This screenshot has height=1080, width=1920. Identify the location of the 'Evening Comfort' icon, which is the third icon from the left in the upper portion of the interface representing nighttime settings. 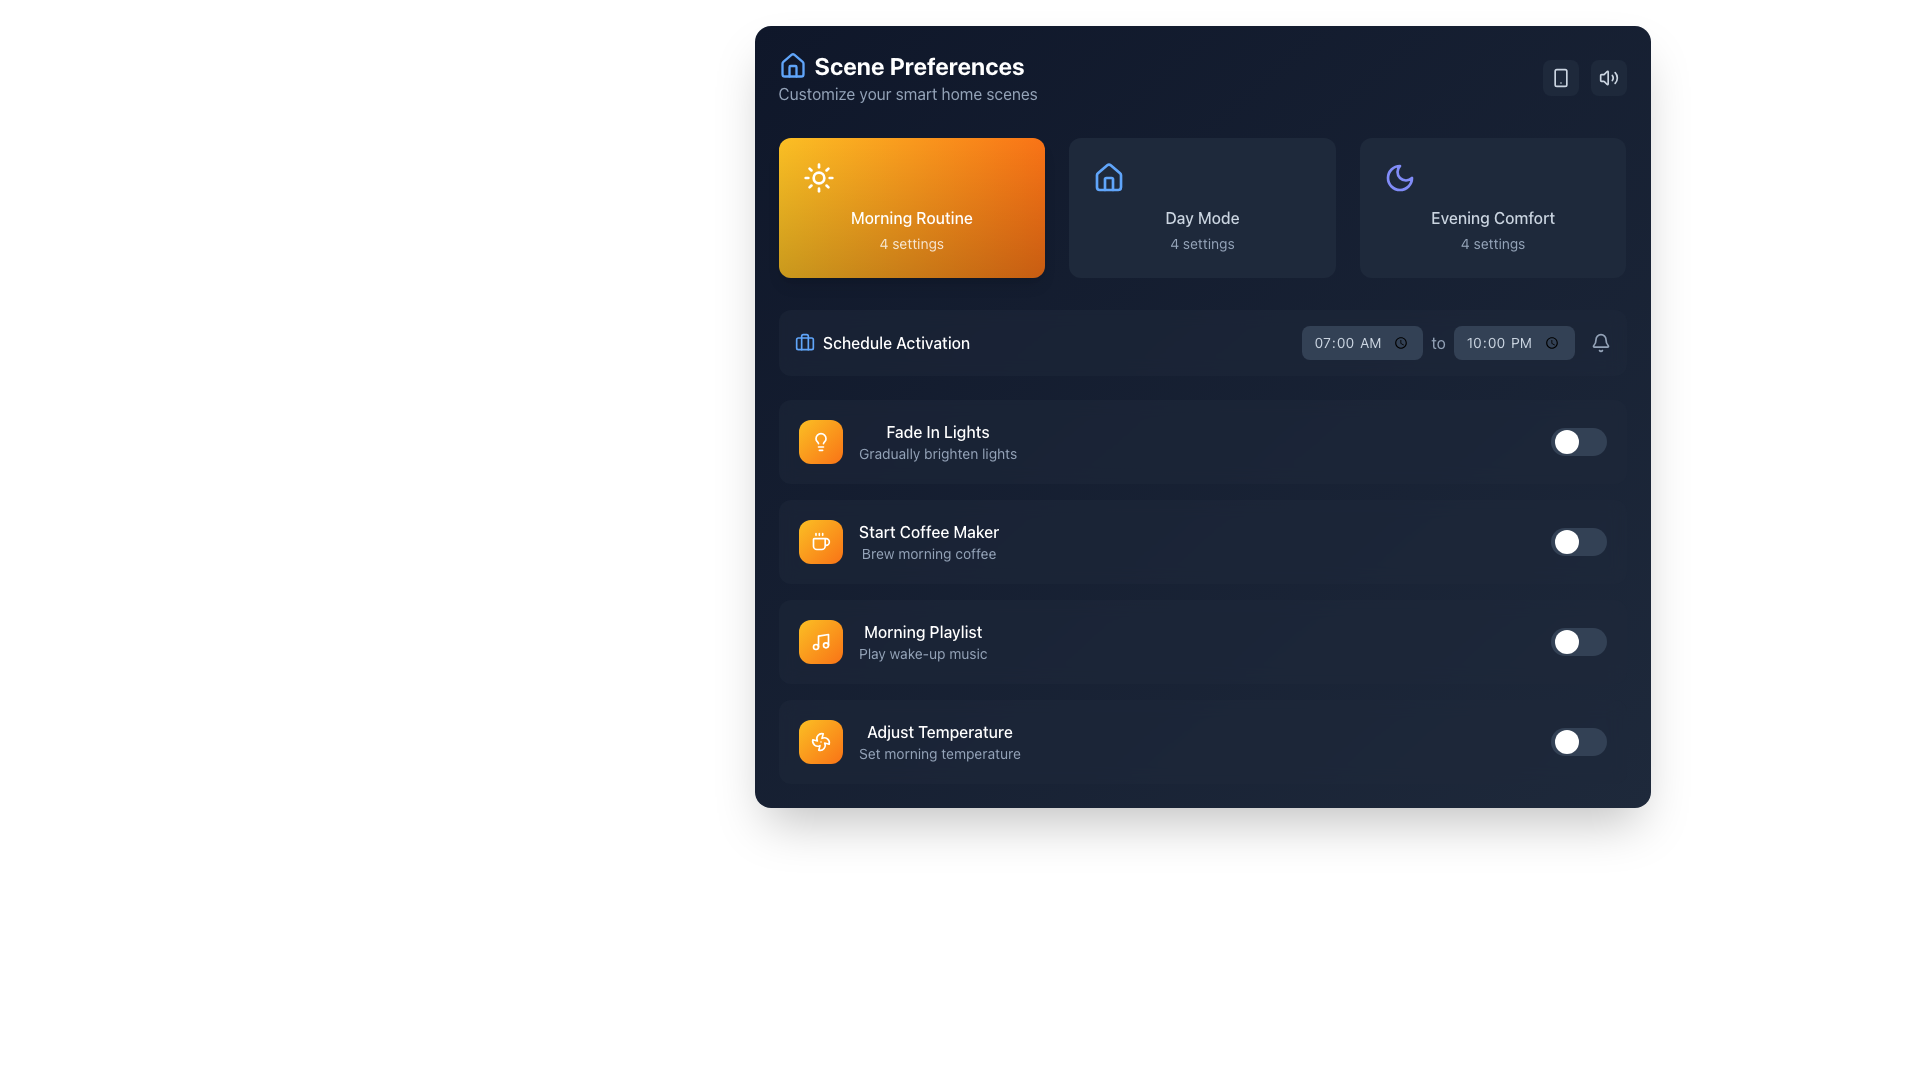
(1398, 176).